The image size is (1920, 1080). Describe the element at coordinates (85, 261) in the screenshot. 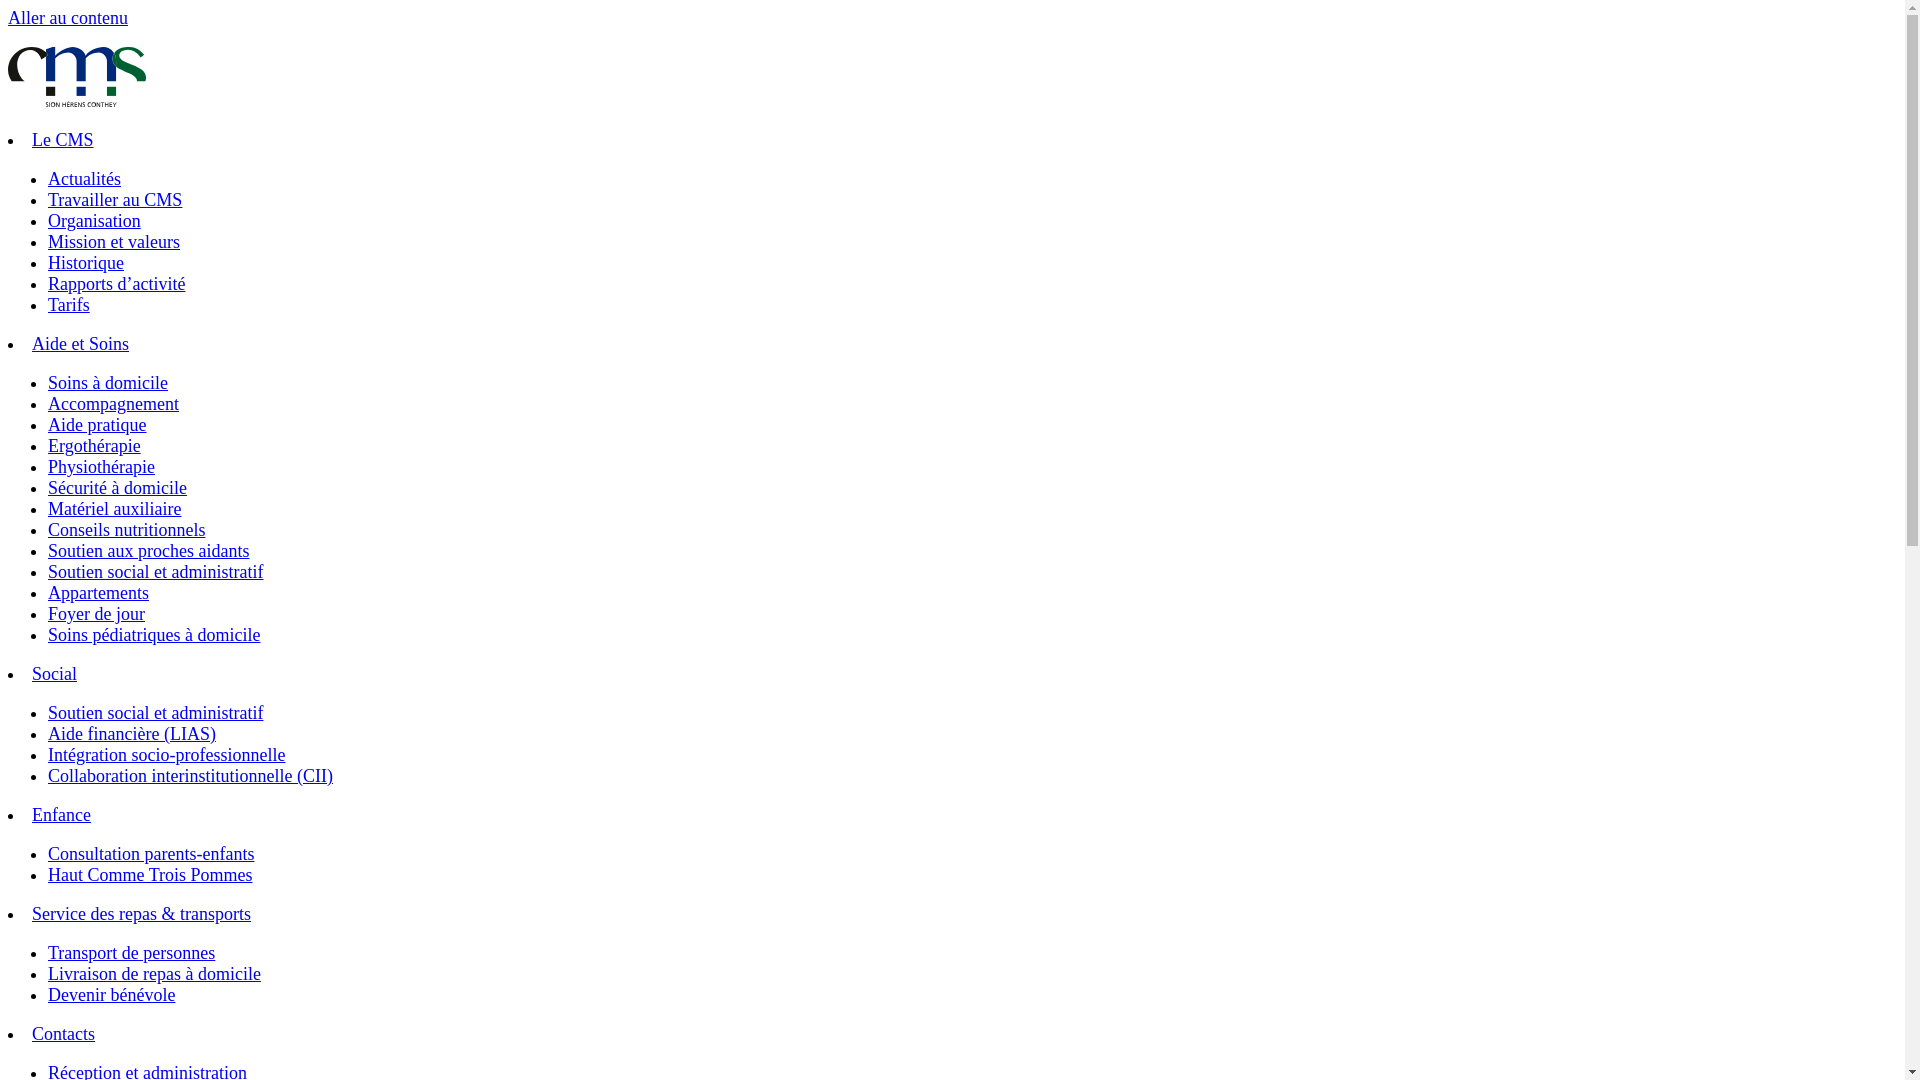

I see `'Historique'` at that location.